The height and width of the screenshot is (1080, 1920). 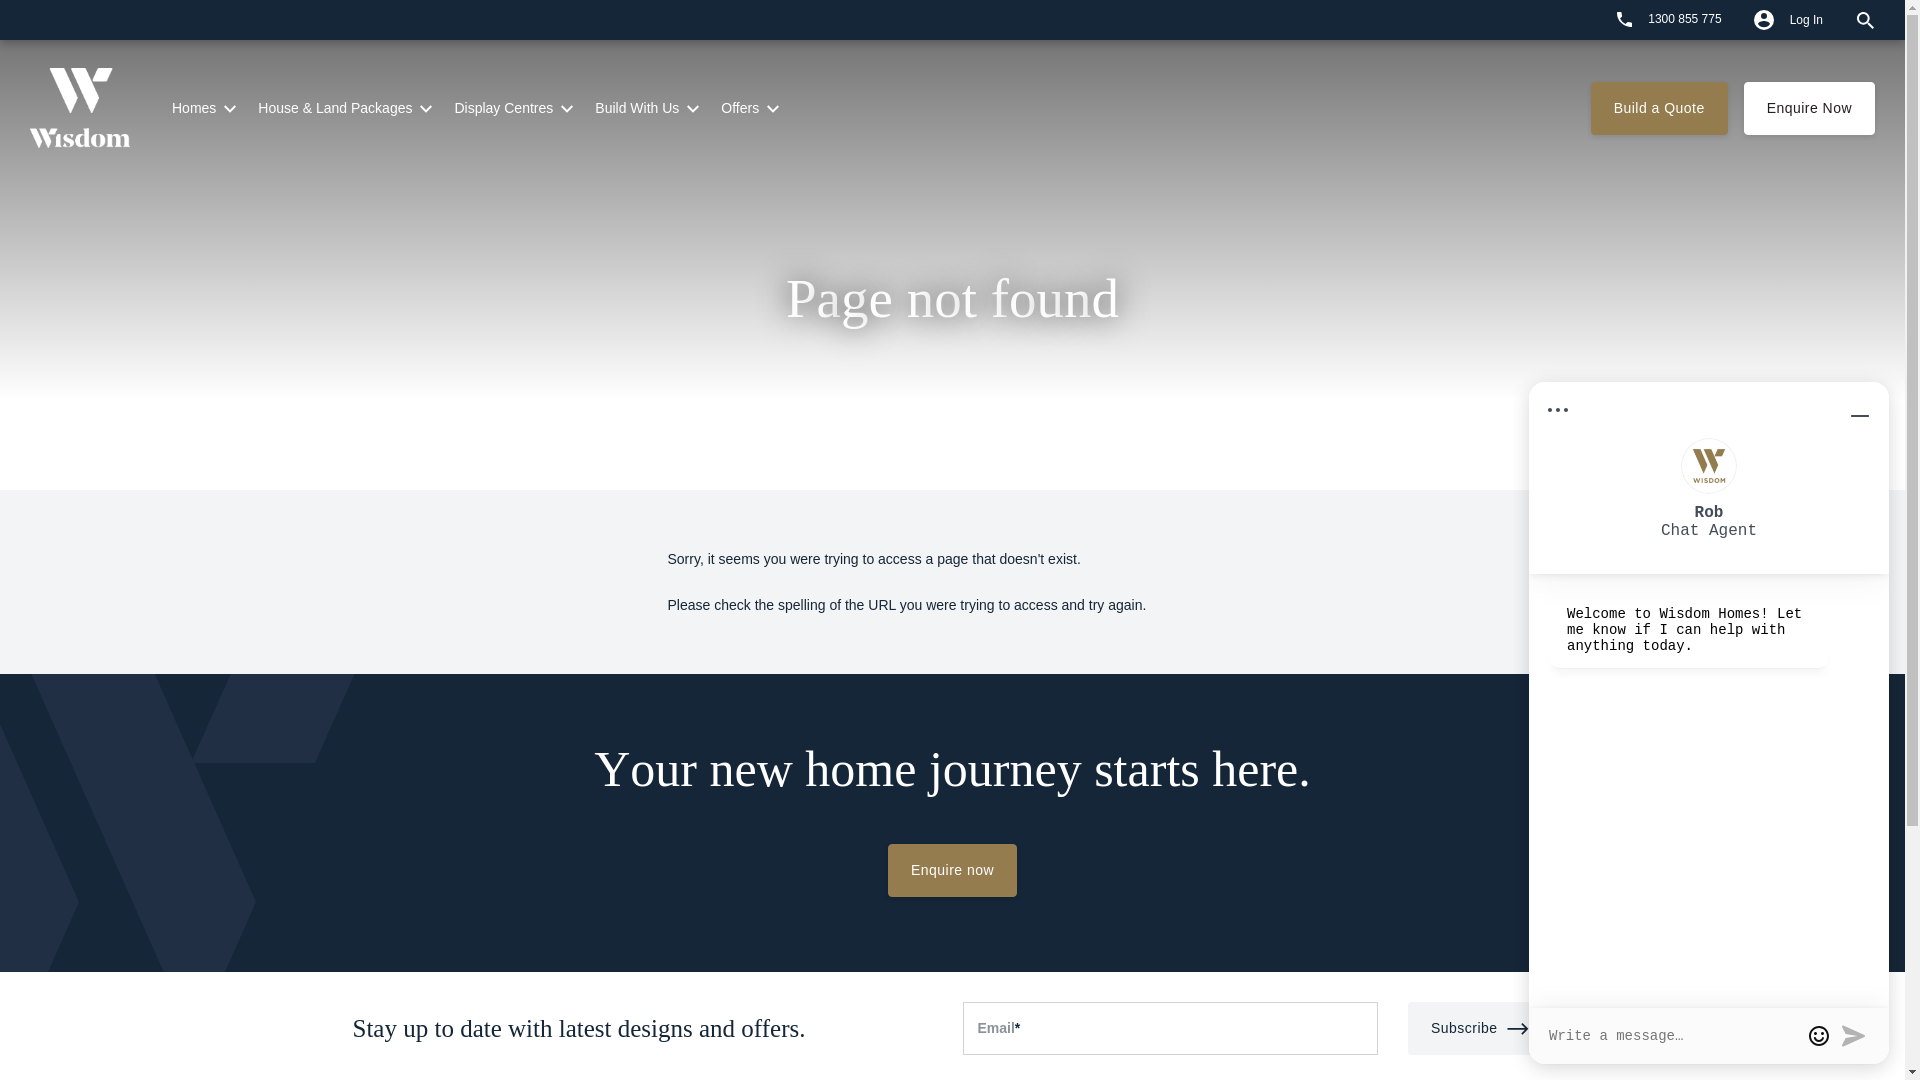 I want to click on 'Build With Us', so click(x=636, y=108).